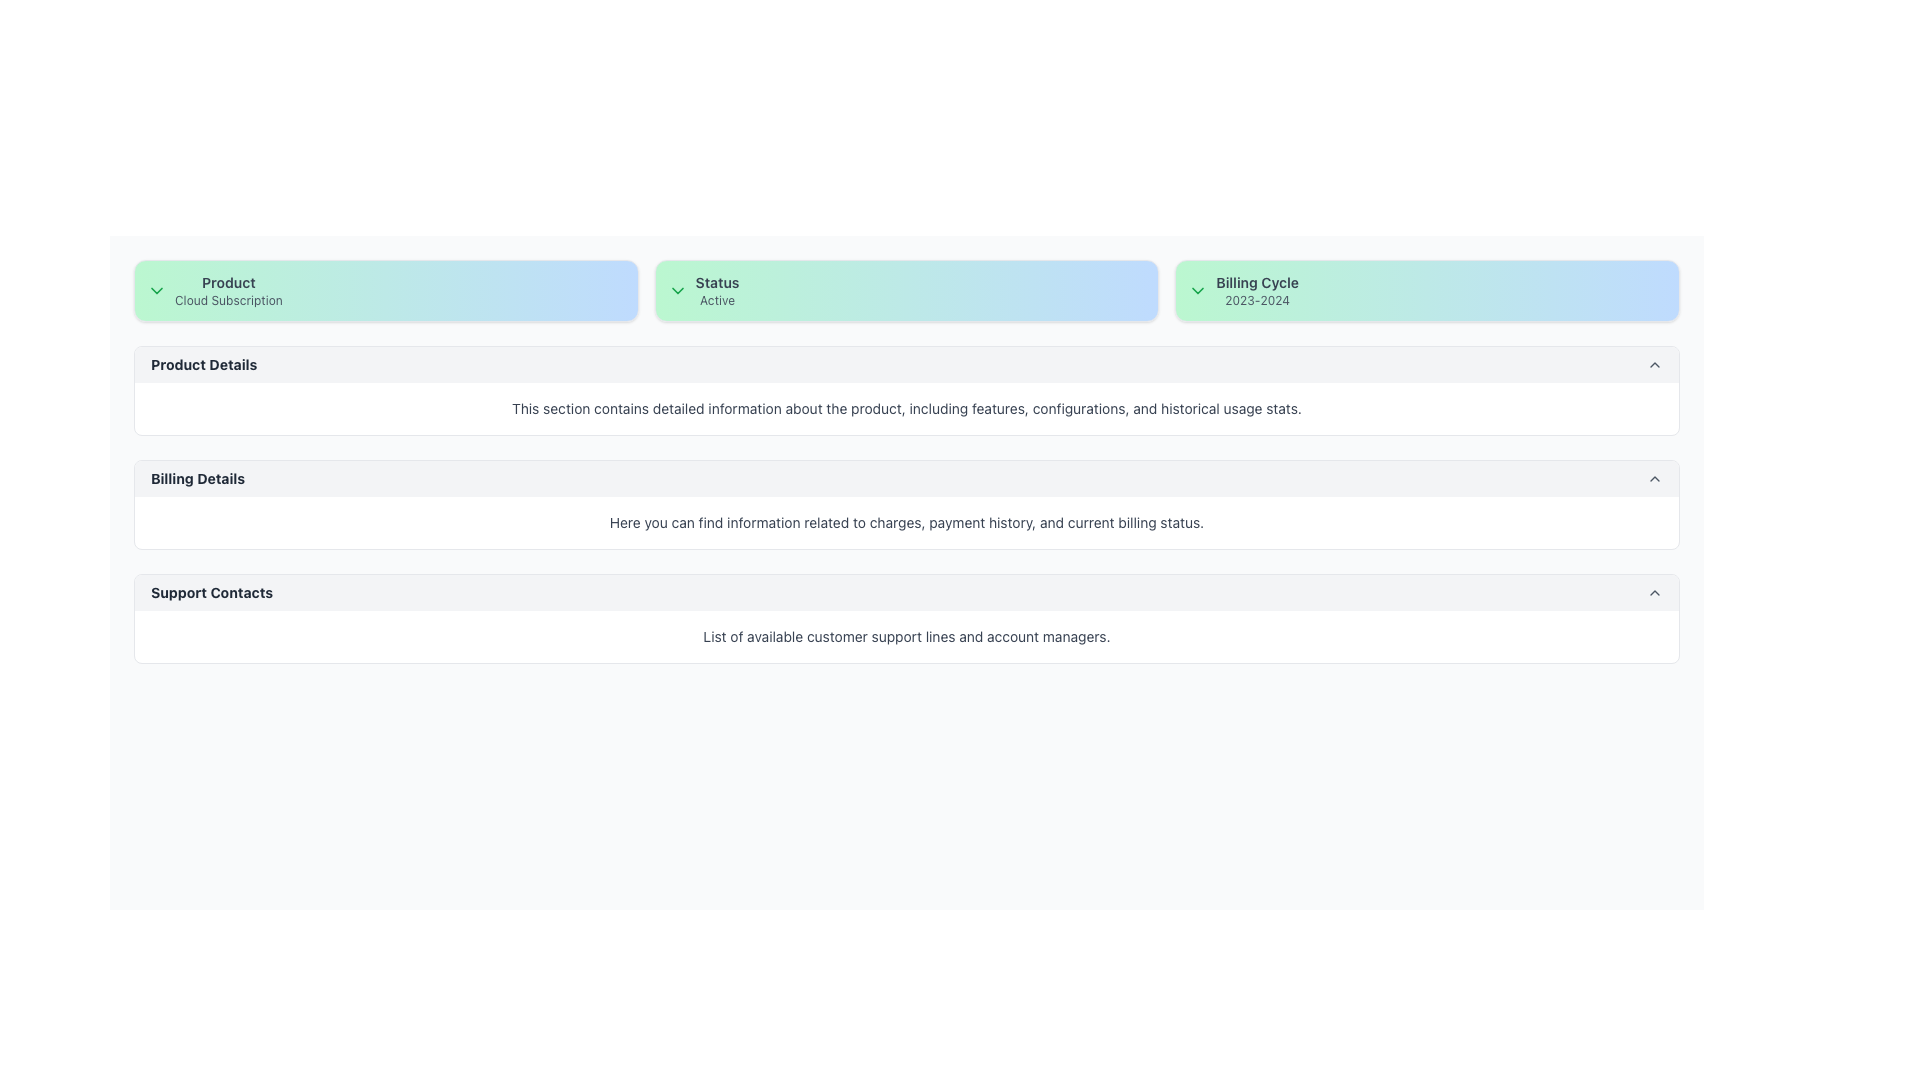  Describe the element at coordinates (906, 478) in the screenshot. I see `the 'Billing Details' expandable section toggle` at that location.